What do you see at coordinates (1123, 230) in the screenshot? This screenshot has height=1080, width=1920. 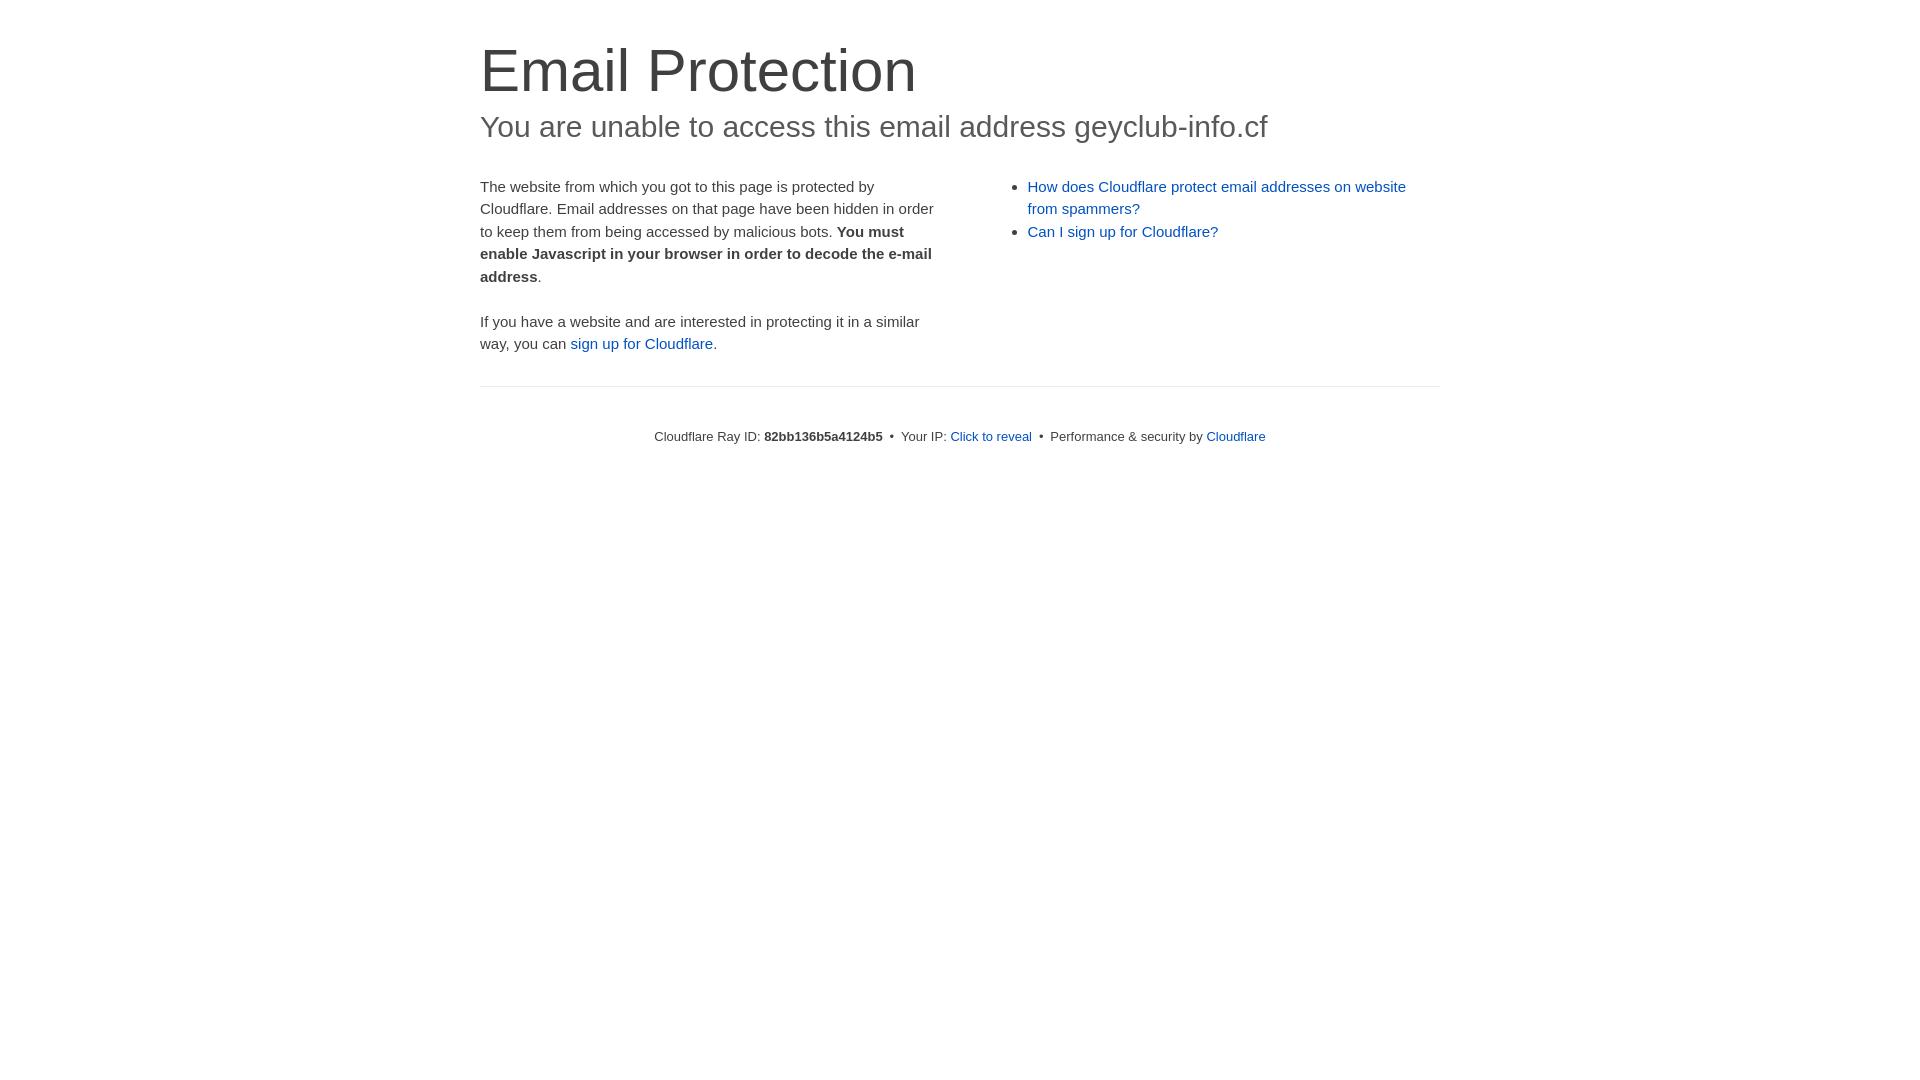 I see `'Can I sign up for Cloudflare?'` at bounding box center [1123, 230].